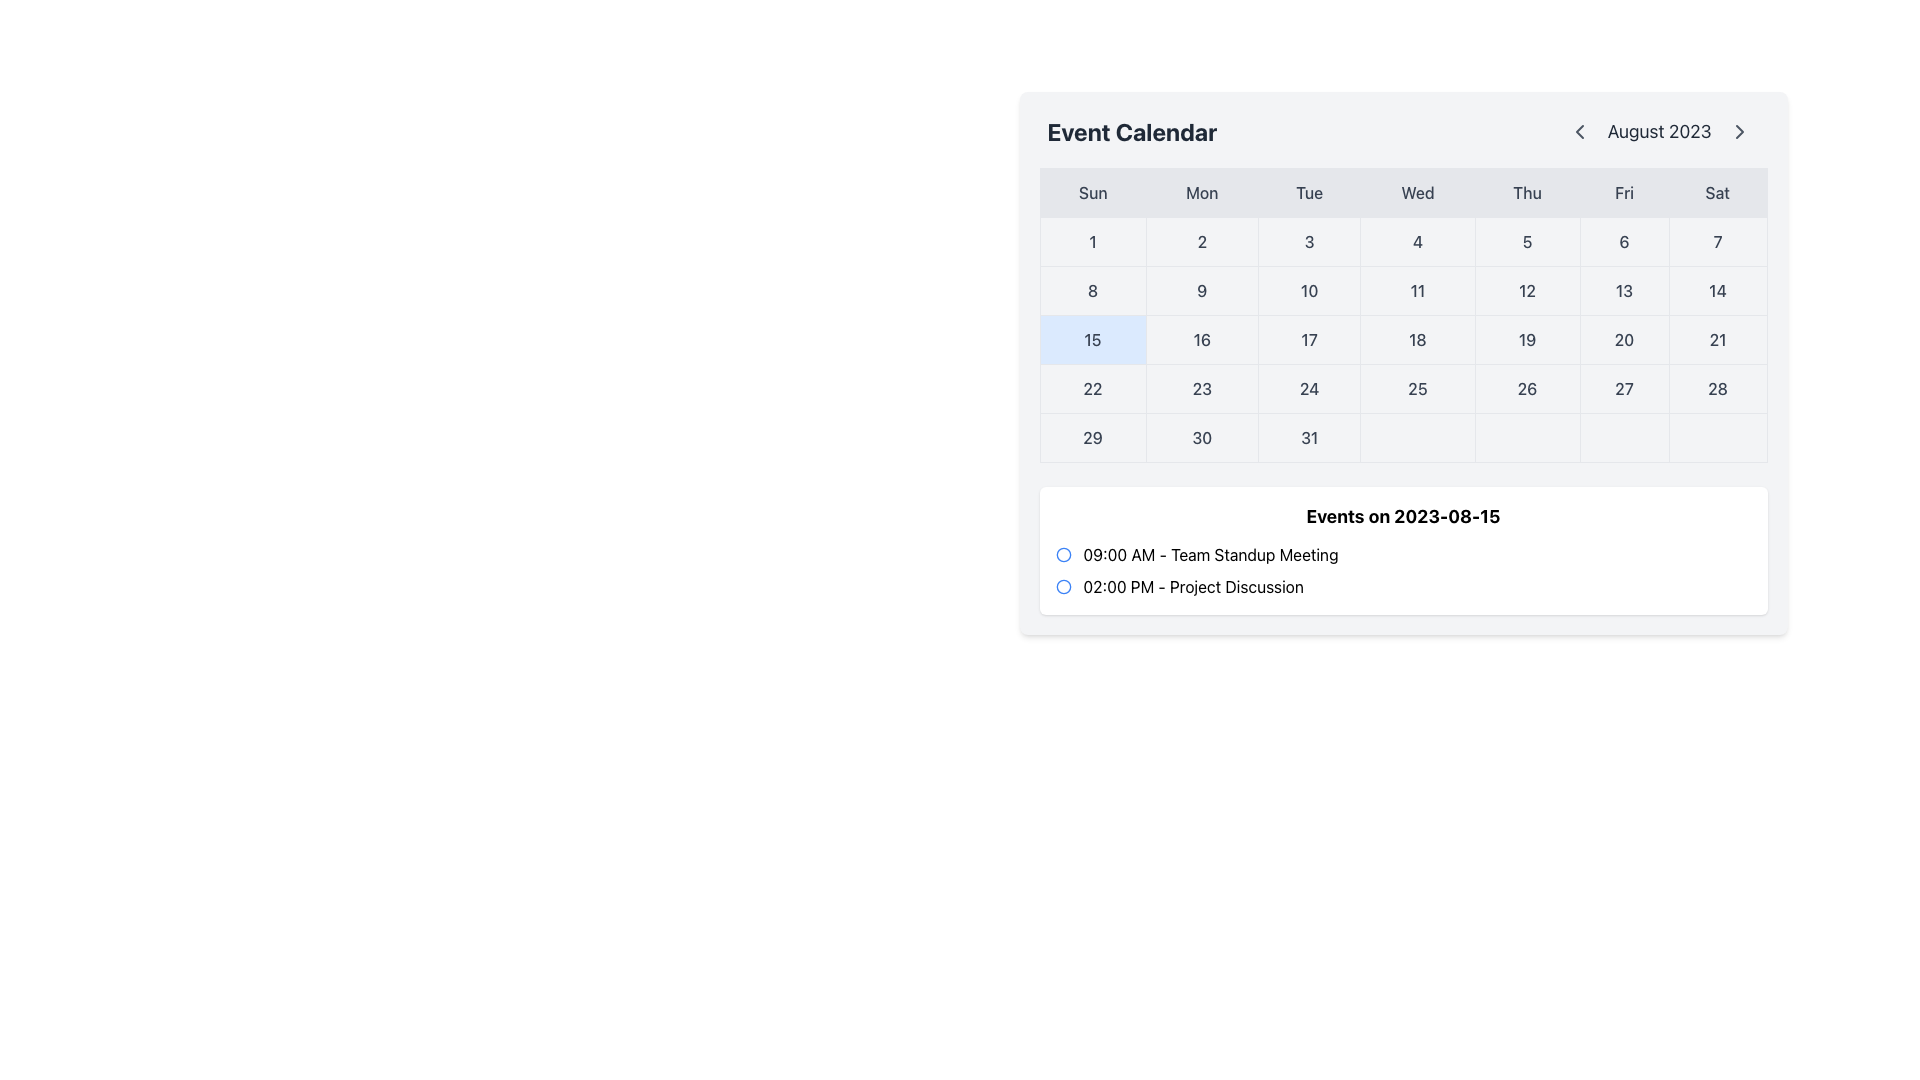  What do you see at coordinates (1092, 290) in the screenshot?
I see `the calendar day button displaying the number '8'` at bounding box center [1092, 290].